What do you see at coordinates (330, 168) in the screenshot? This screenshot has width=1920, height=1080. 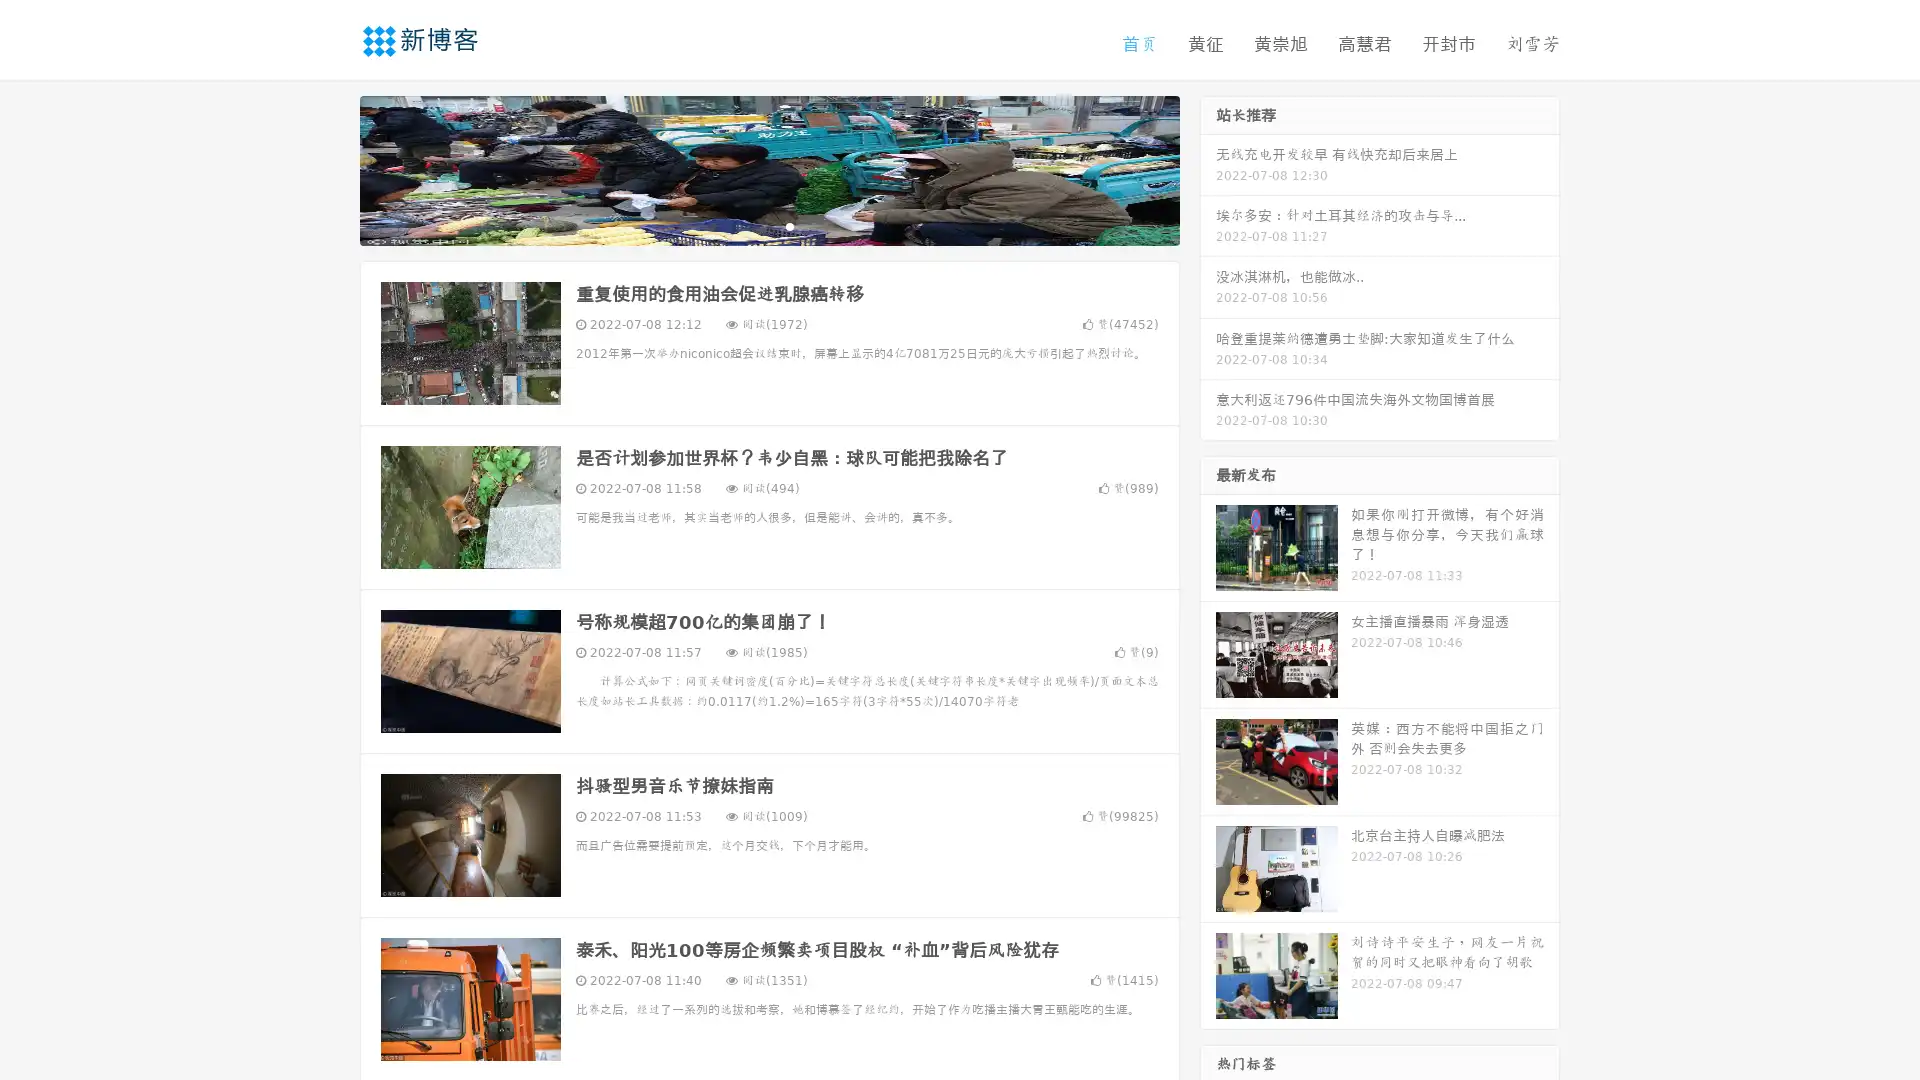 I see `Previous slide` at bounding box center [330, 168].